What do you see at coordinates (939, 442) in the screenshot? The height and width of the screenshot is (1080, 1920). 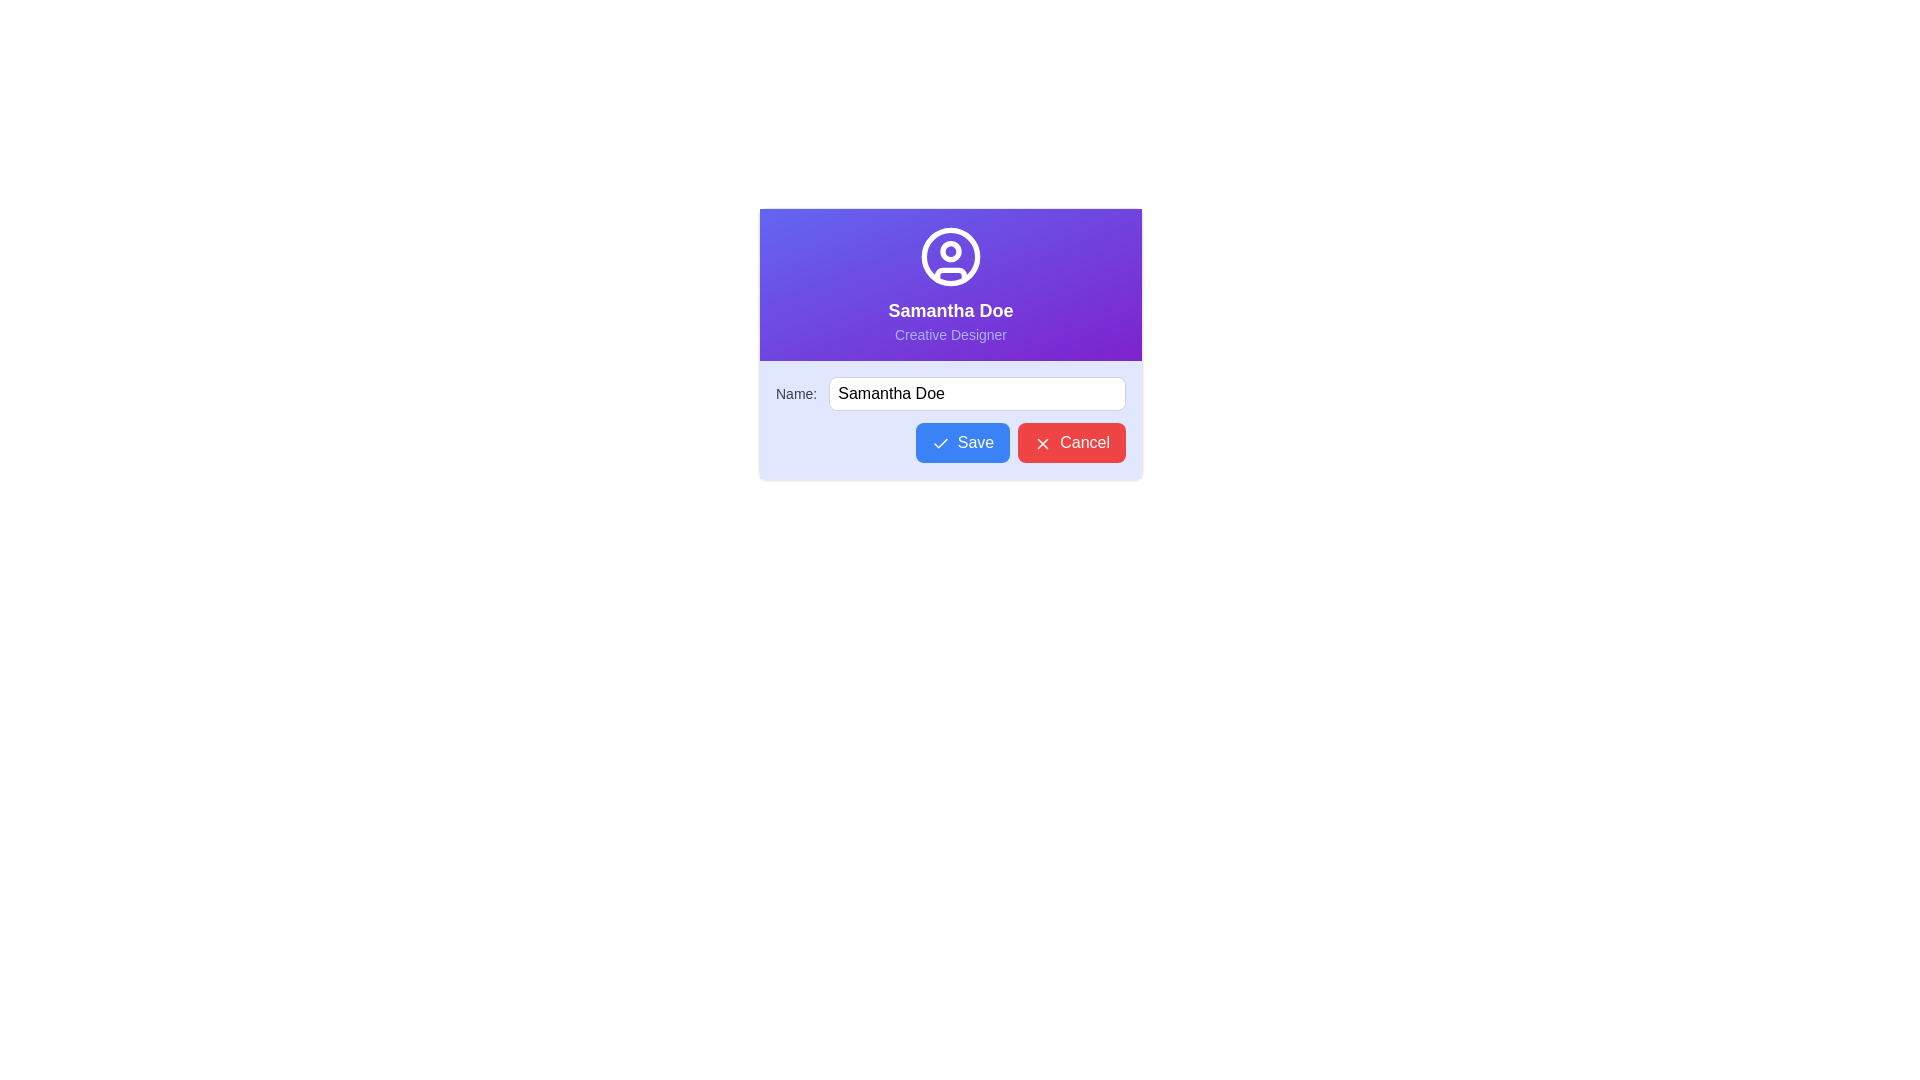 I see `the 'Save' button by clicking on it, which contains a blue check mark icon on its left side` at bounding box center [939, 442].